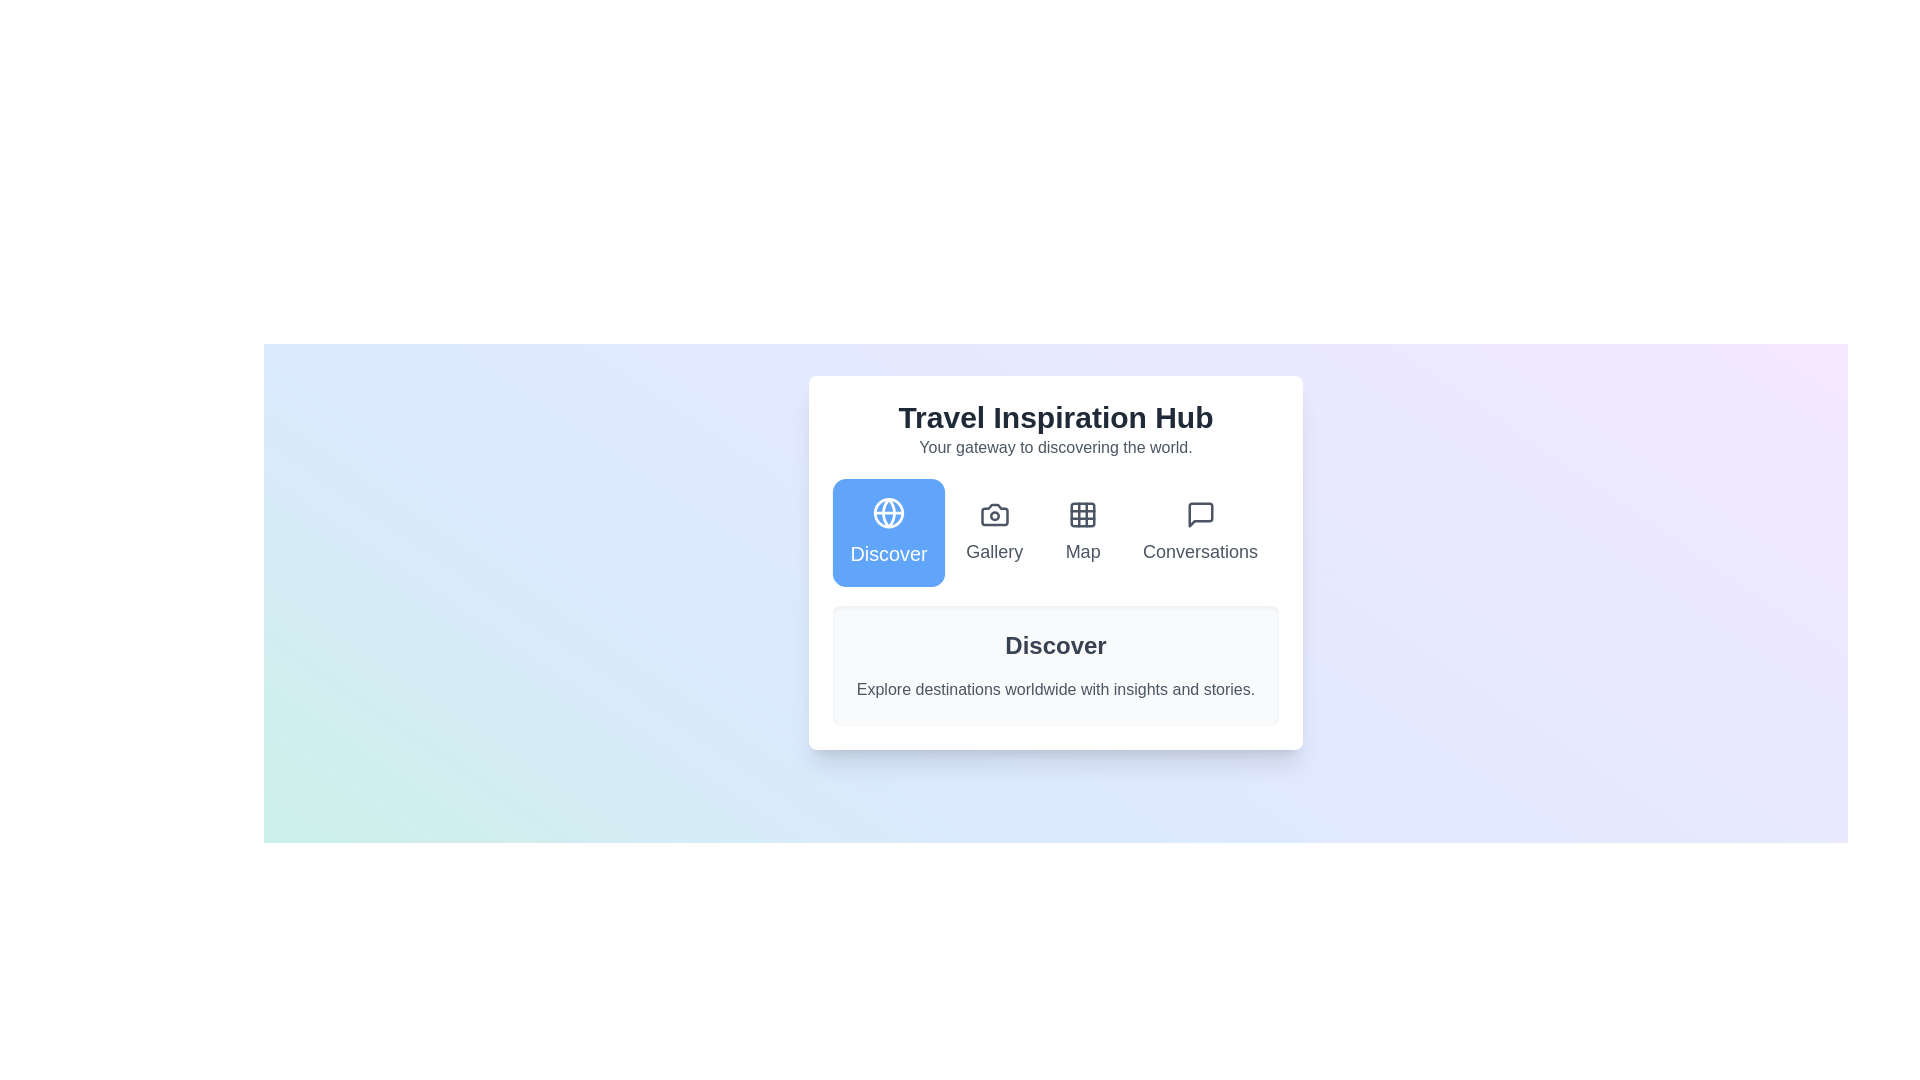 Image resolution: width=1920 pixels, height=1080 pixels. Describe the element at coordinates (1082, 514) in the screenshot. I see `the modern, minimalistic 3x3 grid icon representing the 'Map' category, which is centered within its section` at that location.